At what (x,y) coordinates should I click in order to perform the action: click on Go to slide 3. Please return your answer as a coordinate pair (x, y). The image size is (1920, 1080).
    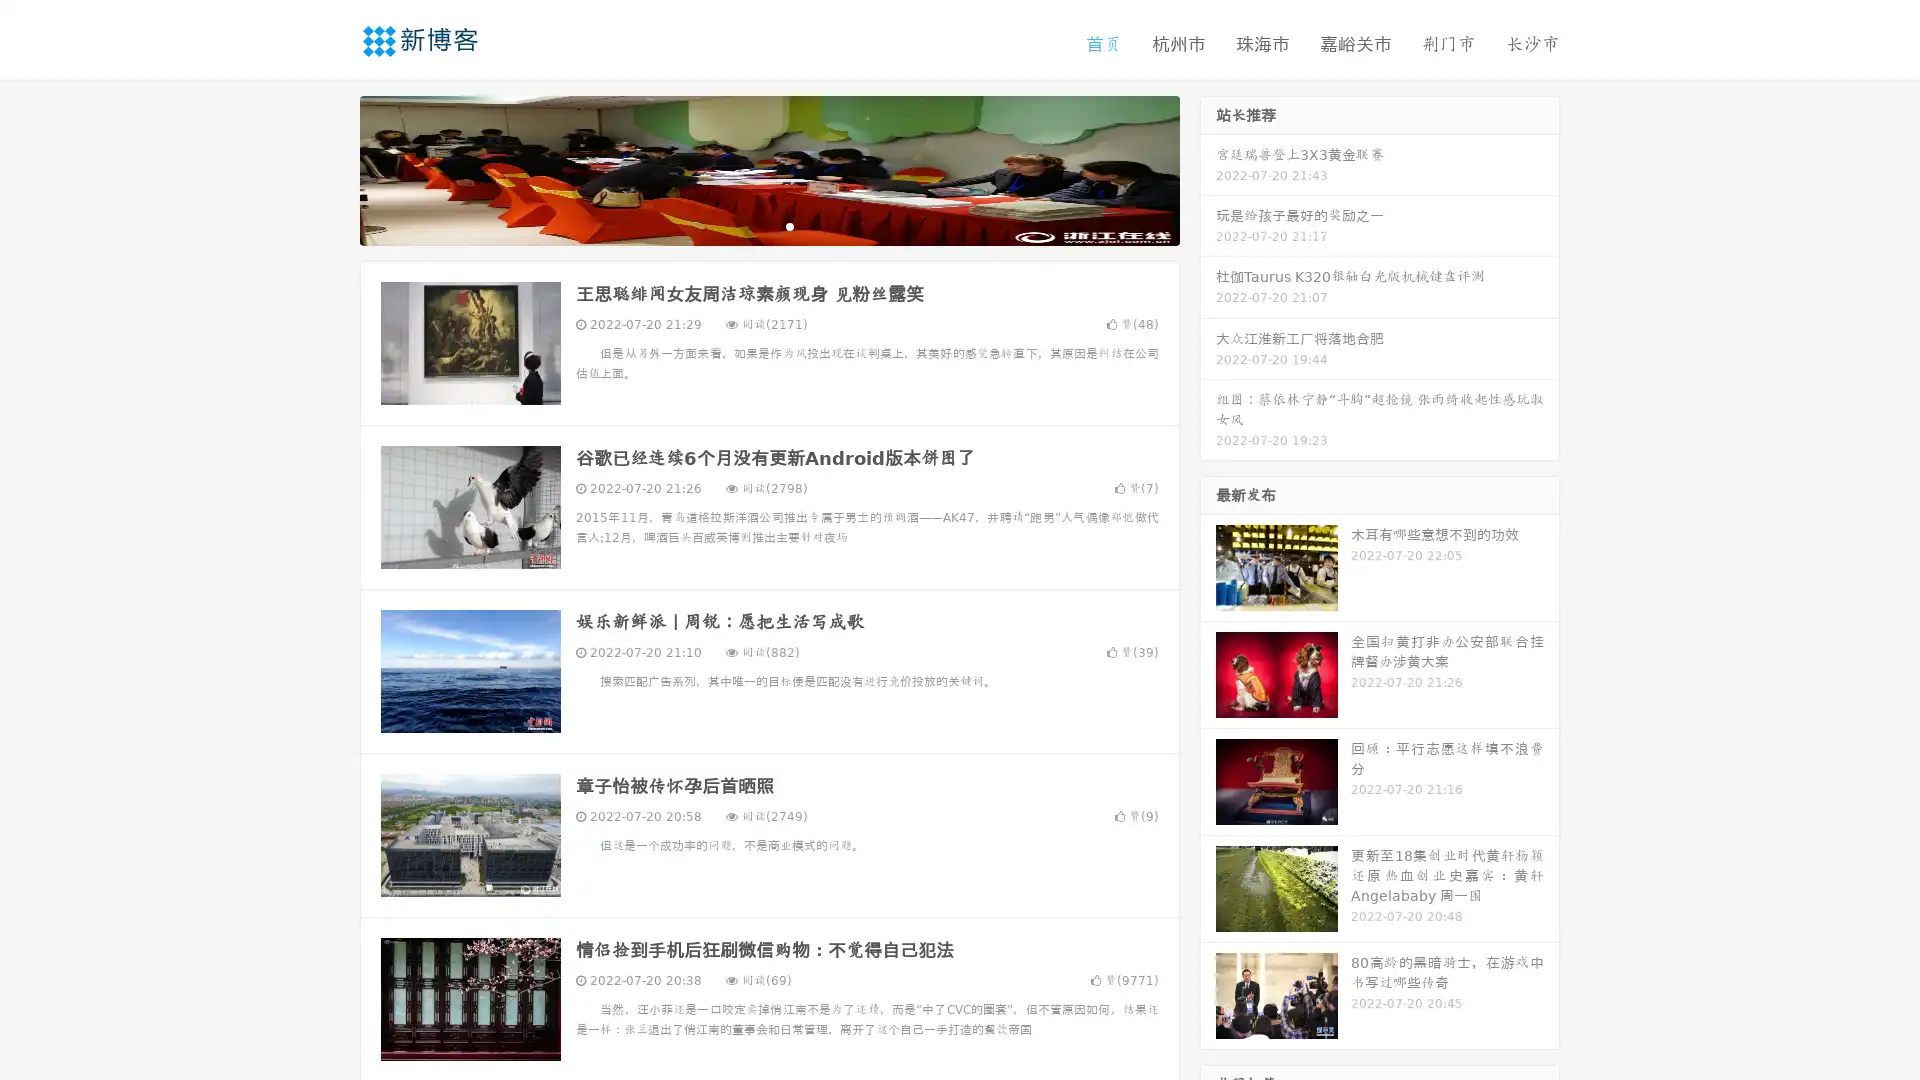
    Looking at the image, I should click on (789, 225).